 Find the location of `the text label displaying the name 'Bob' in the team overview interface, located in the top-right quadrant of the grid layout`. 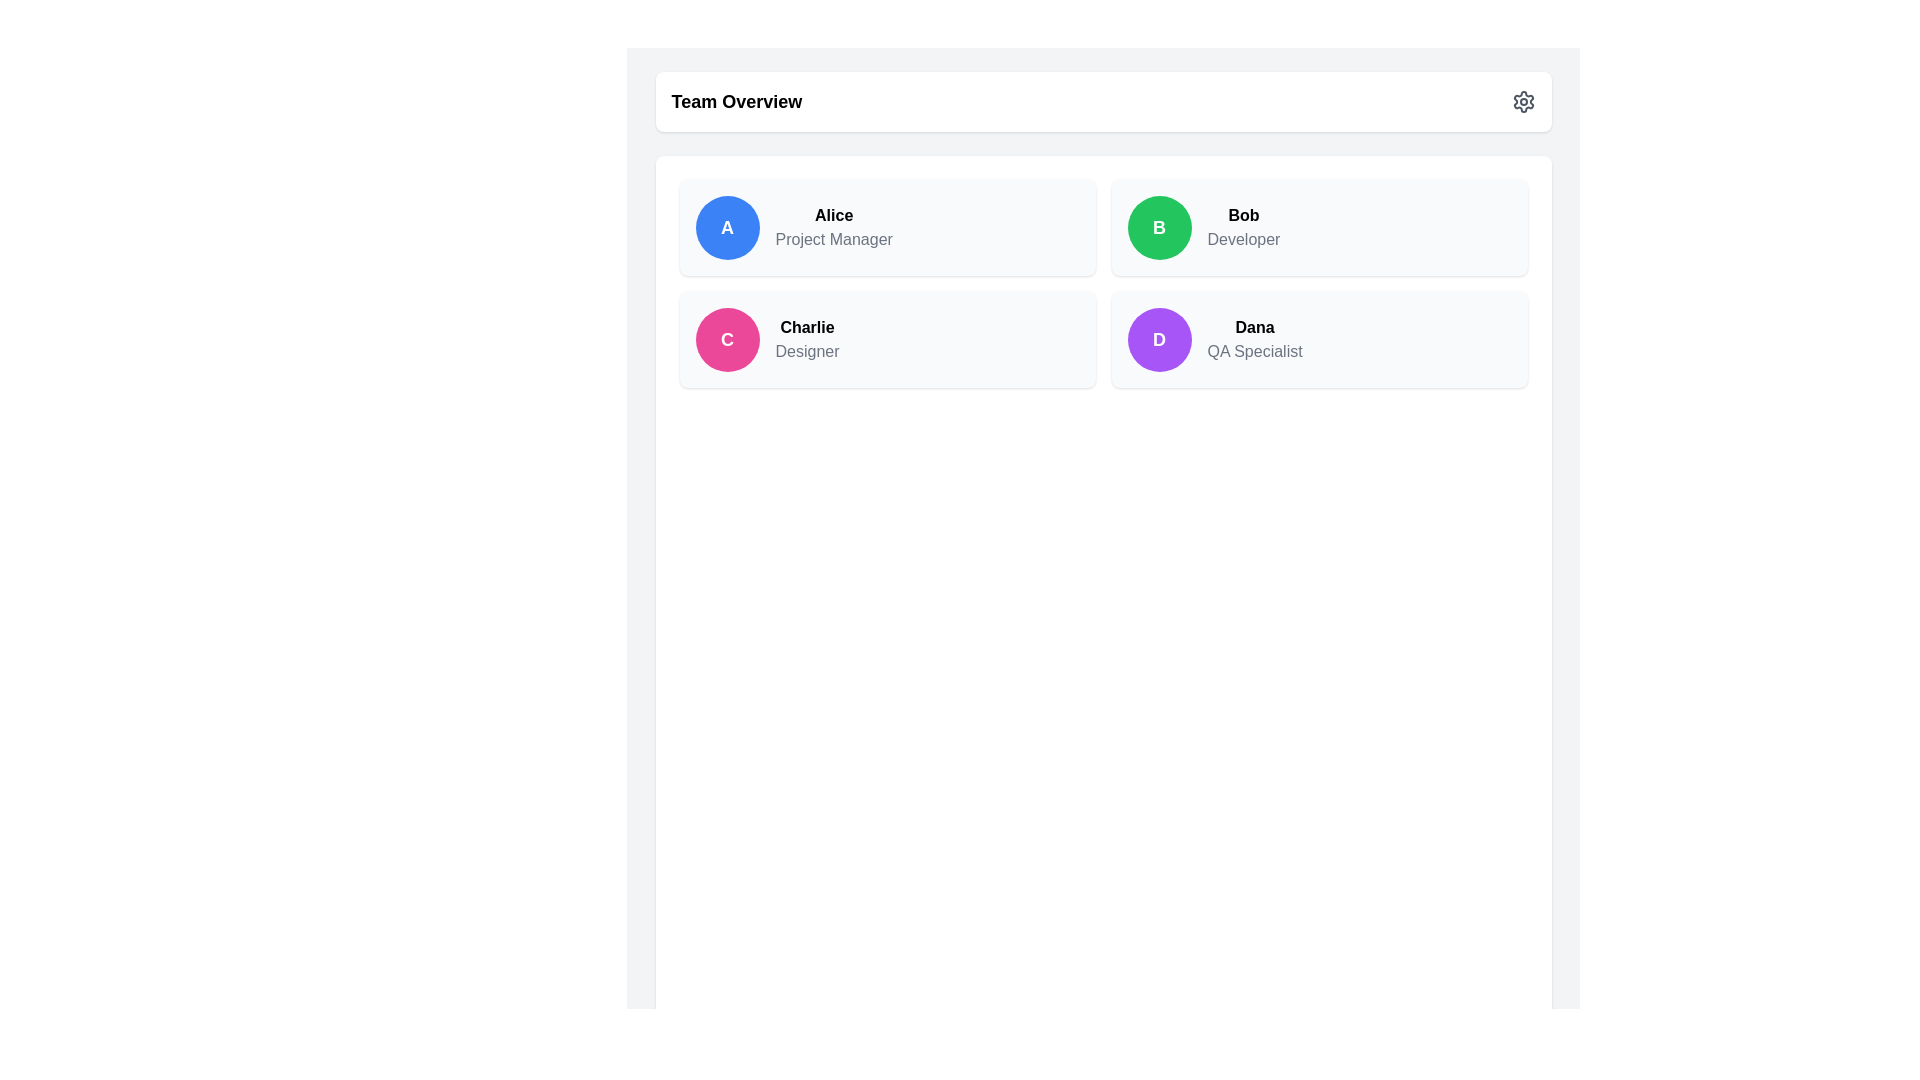

the text label displaying the name 'Bob' in the team overview interface, located in the top-right quadrant of the grid layout is located at coordinates (1242, 216).